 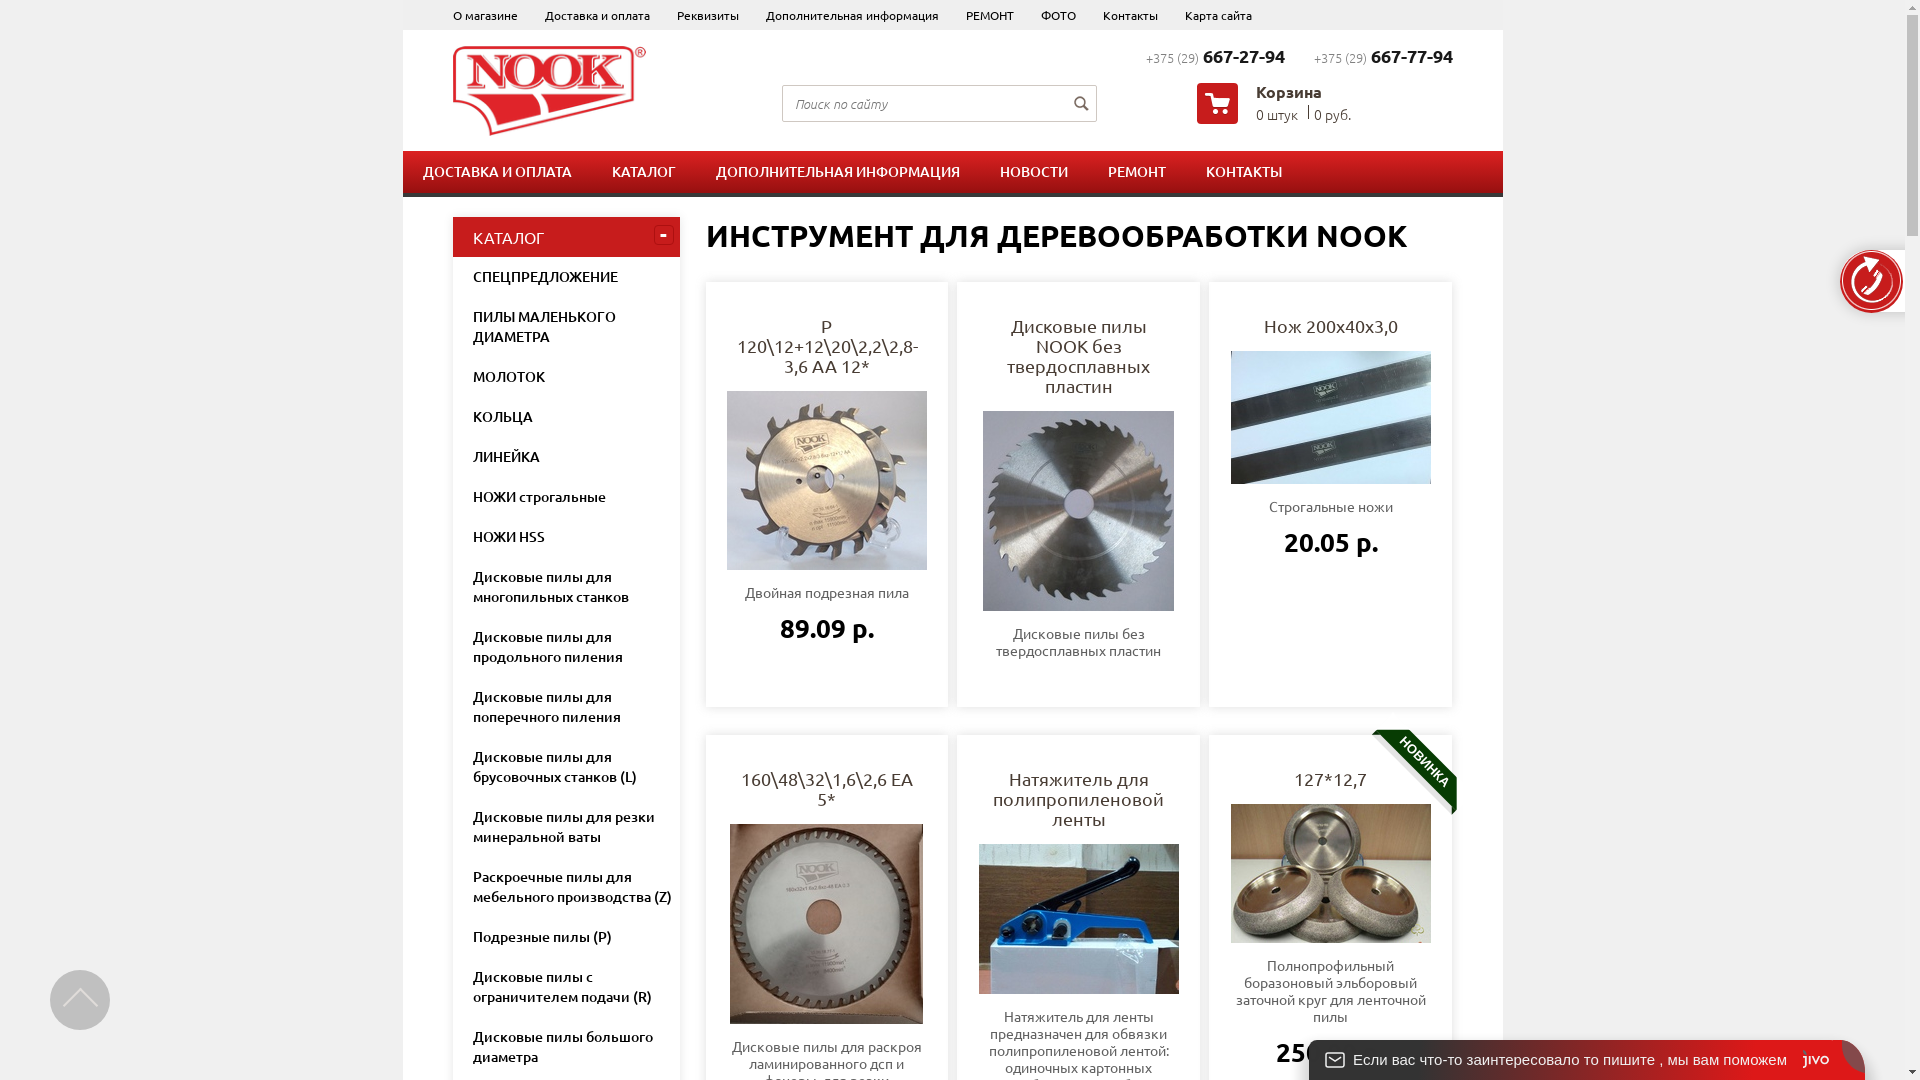 What do you see at coordinates (1214, 56) in the screenshot?
I see `'+375 (29)667-27-94'` at bounding box center [1214, 56].